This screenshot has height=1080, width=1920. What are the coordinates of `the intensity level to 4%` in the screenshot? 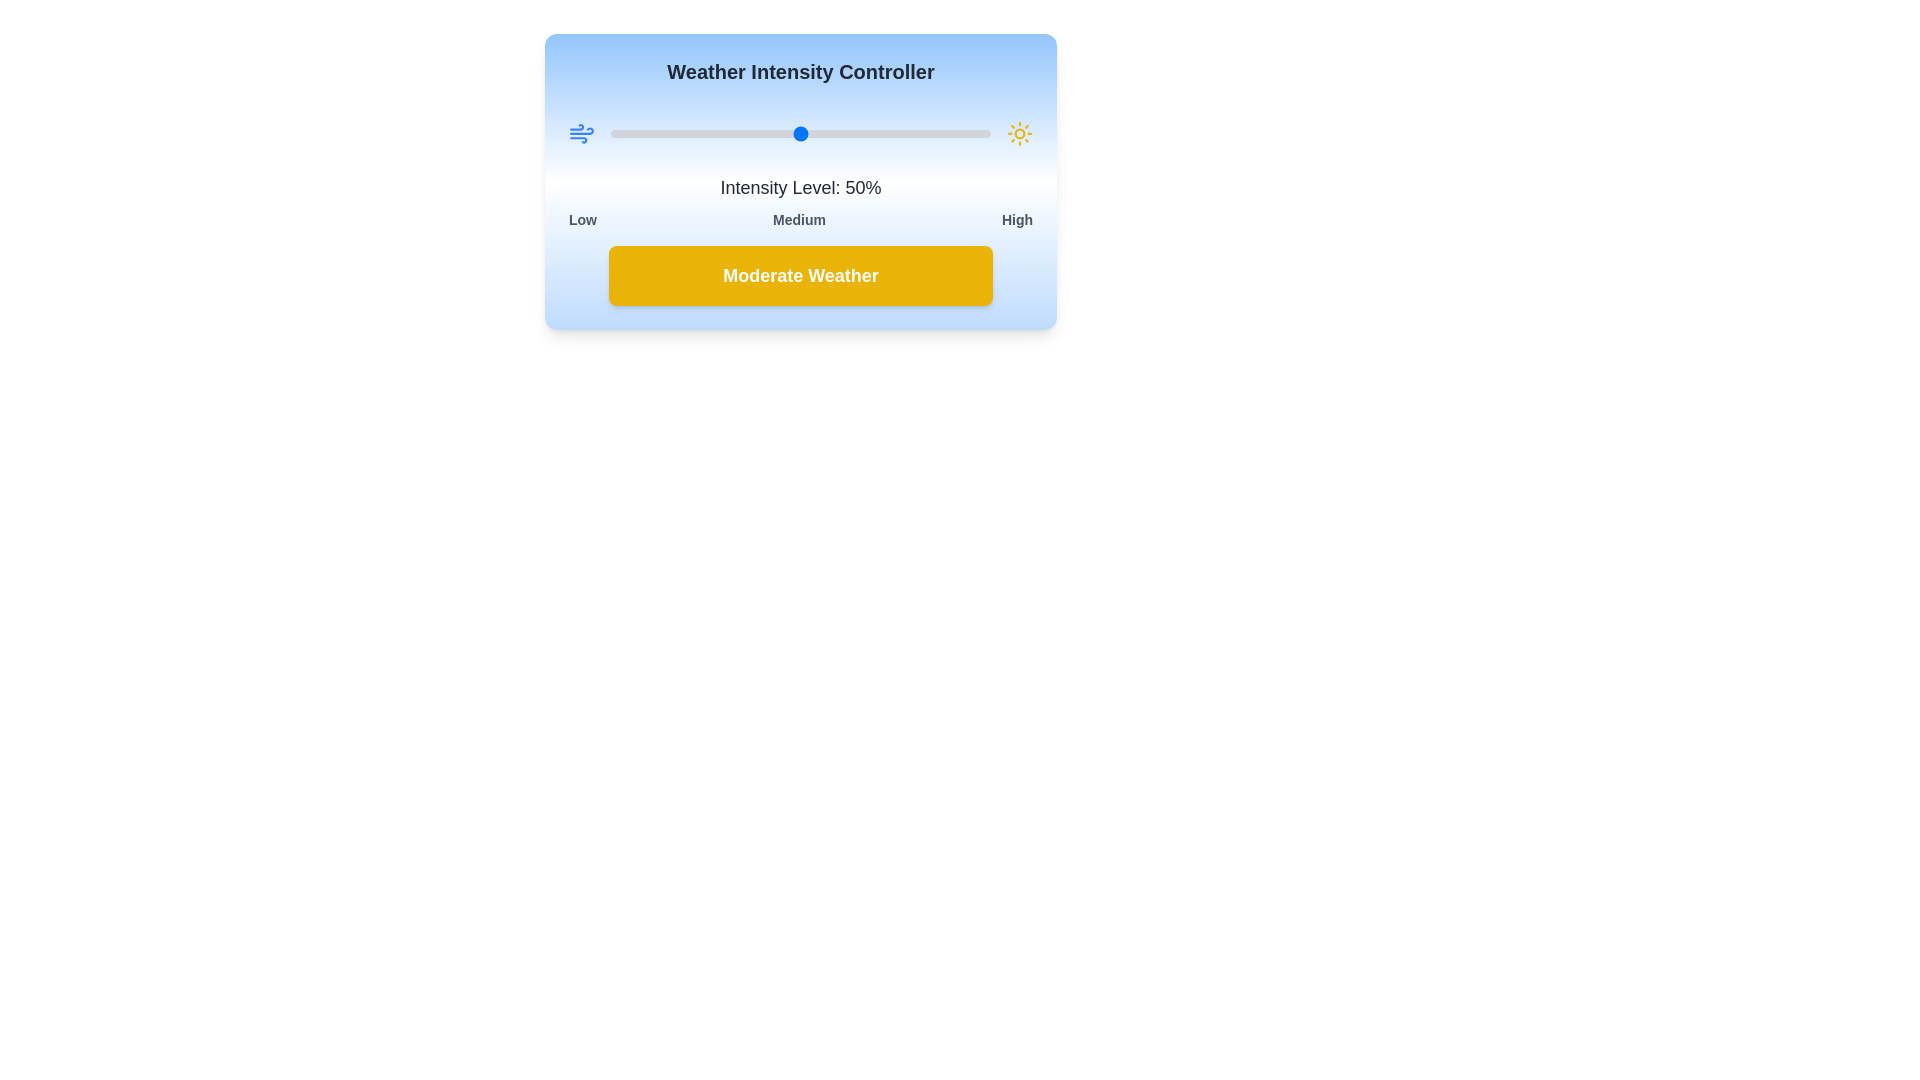 It's located at (625, 134).